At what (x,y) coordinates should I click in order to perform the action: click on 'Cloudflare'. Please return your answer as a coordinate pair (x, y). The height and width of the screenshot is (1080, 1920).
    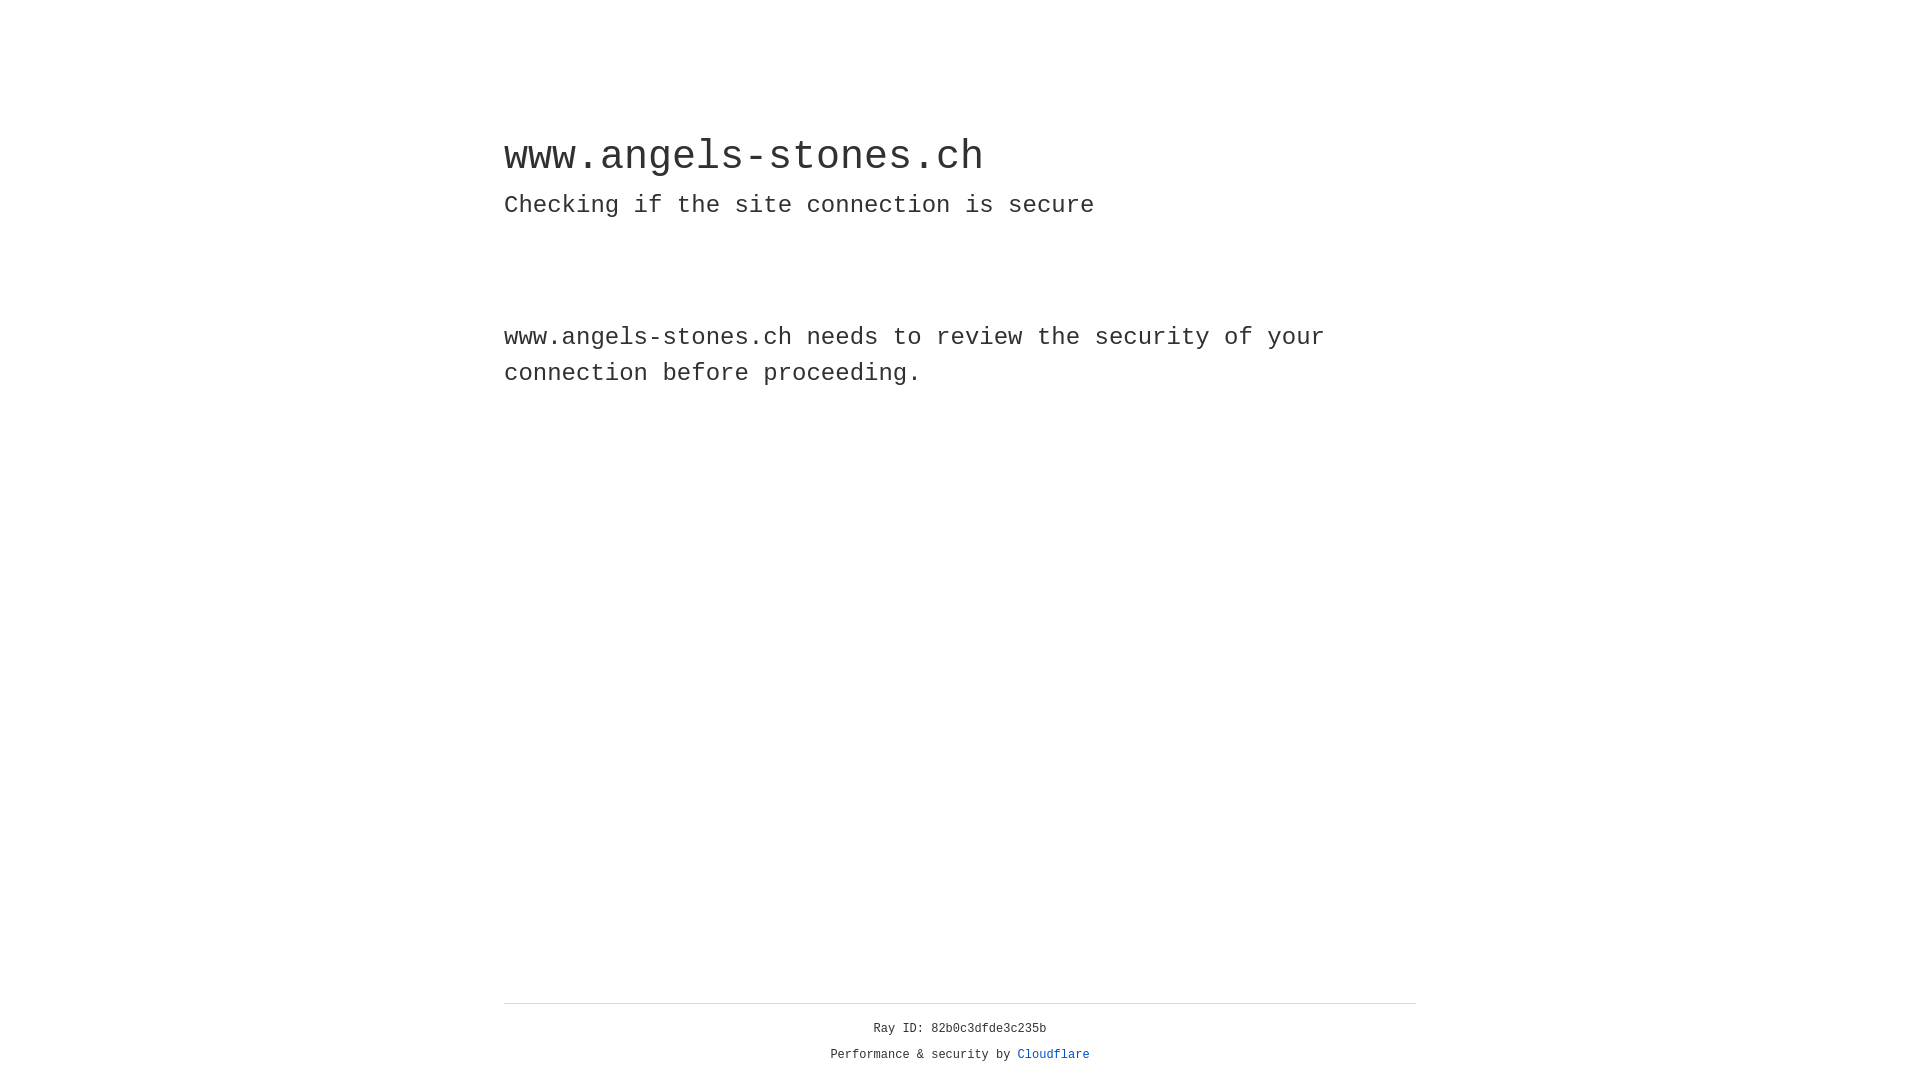
    Looking at the image, I should click on (1017, 1054).